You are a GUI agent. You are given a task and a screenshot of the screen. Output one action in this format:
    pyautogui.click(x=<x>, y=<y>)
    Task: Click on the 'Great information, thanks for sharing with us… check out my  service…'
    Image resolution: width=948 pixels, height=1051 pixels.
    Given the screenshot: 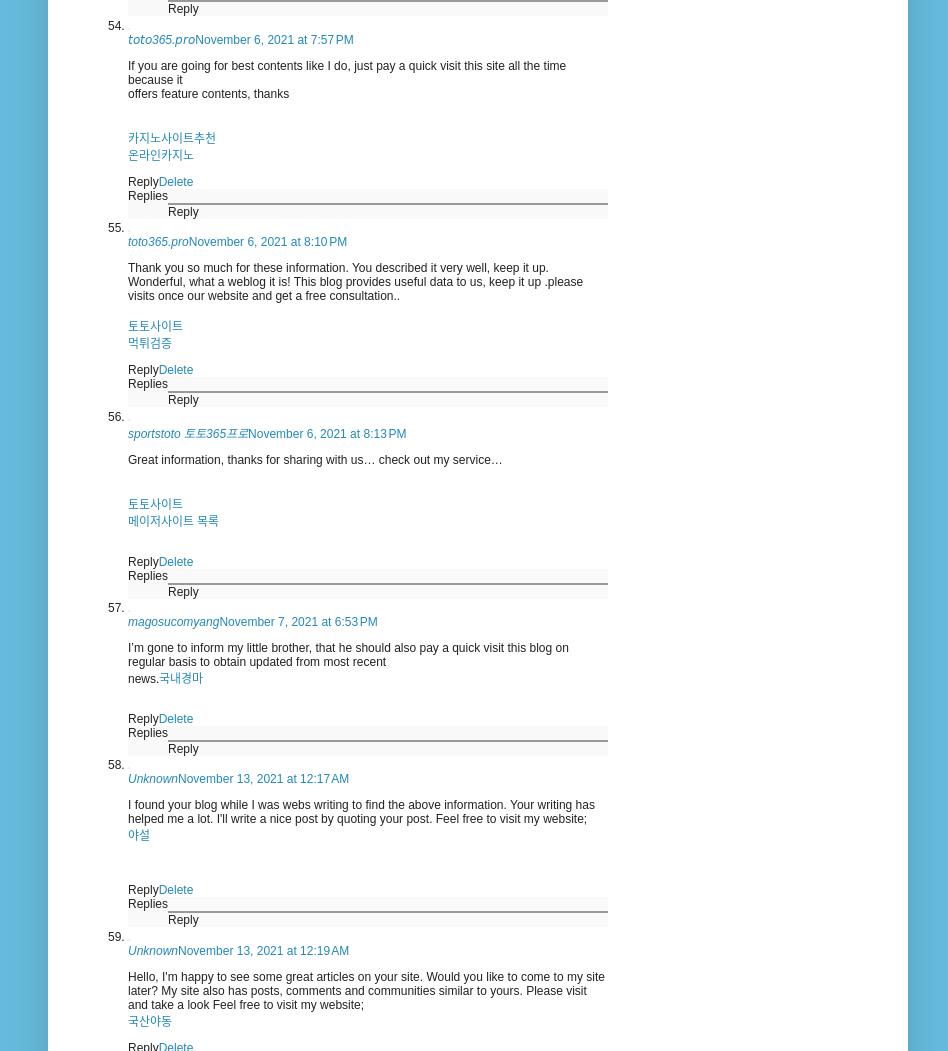 What is the action you would take?
    pyautogui.click(x=315, y=457)
    